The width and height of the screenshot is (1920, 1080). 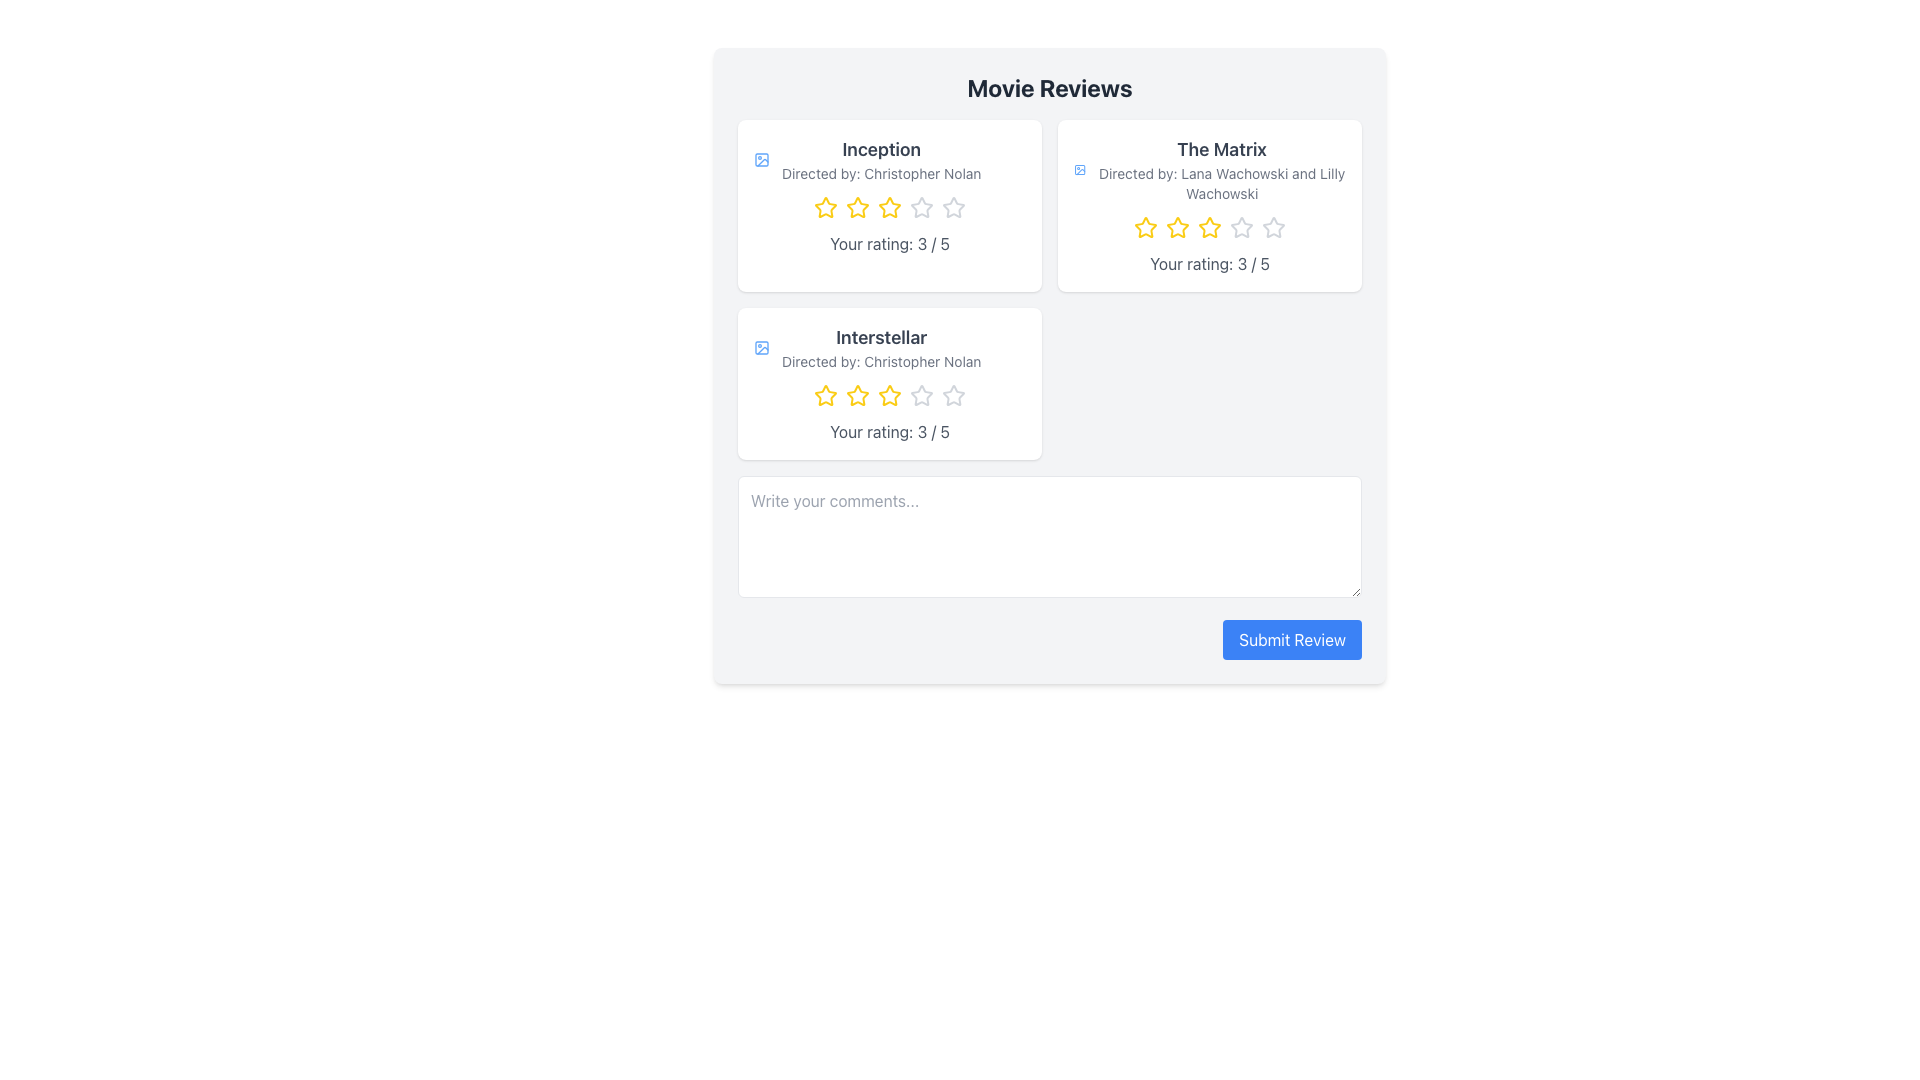 What do you see at coordinates (1208, 262) in the screenshot?
I see `text content of the static label displaying 'Your rating: 3 / 5', located beneath the star rating section within the card for 'The Matrix'` at bounding box center [1208, 262].